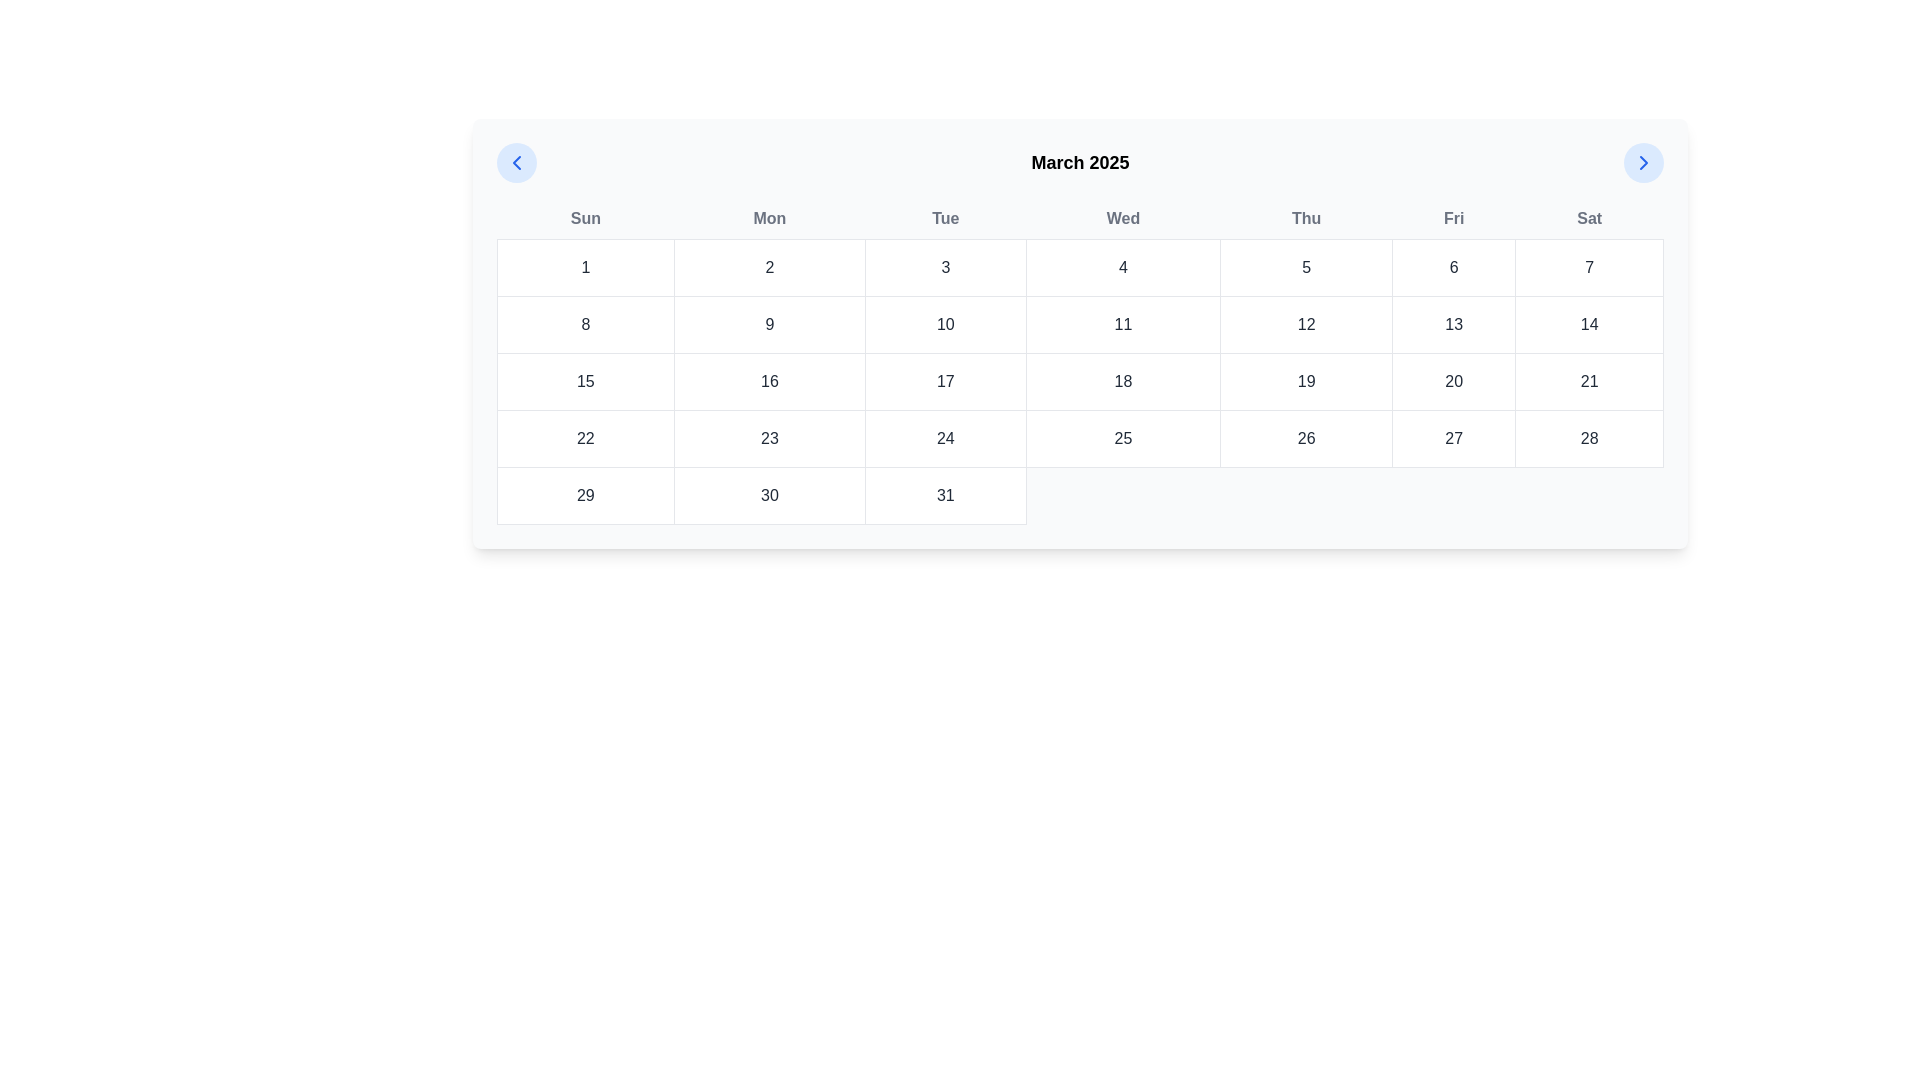  Describe the element at coordinates (1123, 323) in the screenshot. I see `the selectable day button representing the 11th of the month in the calendar interface` at that location.